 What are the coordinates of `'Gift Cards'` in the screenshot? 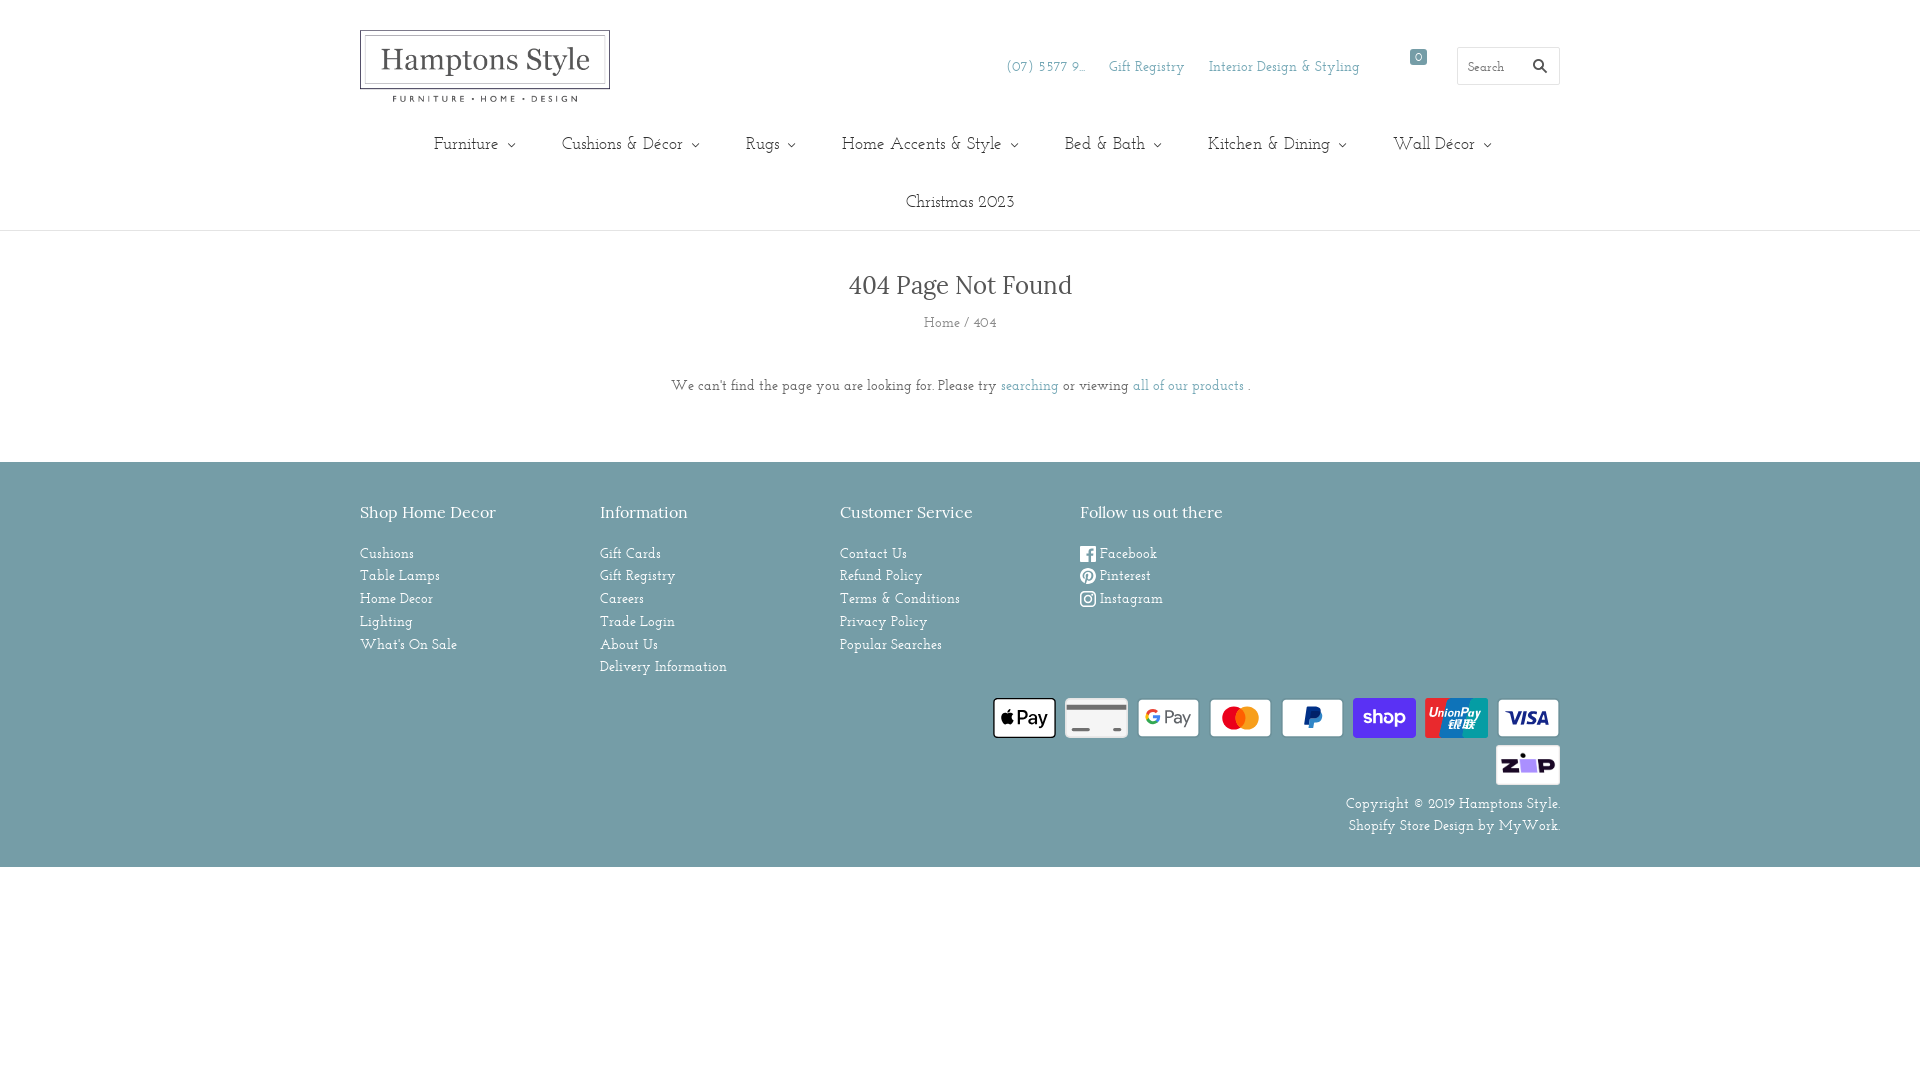 It's located at (629, 552).